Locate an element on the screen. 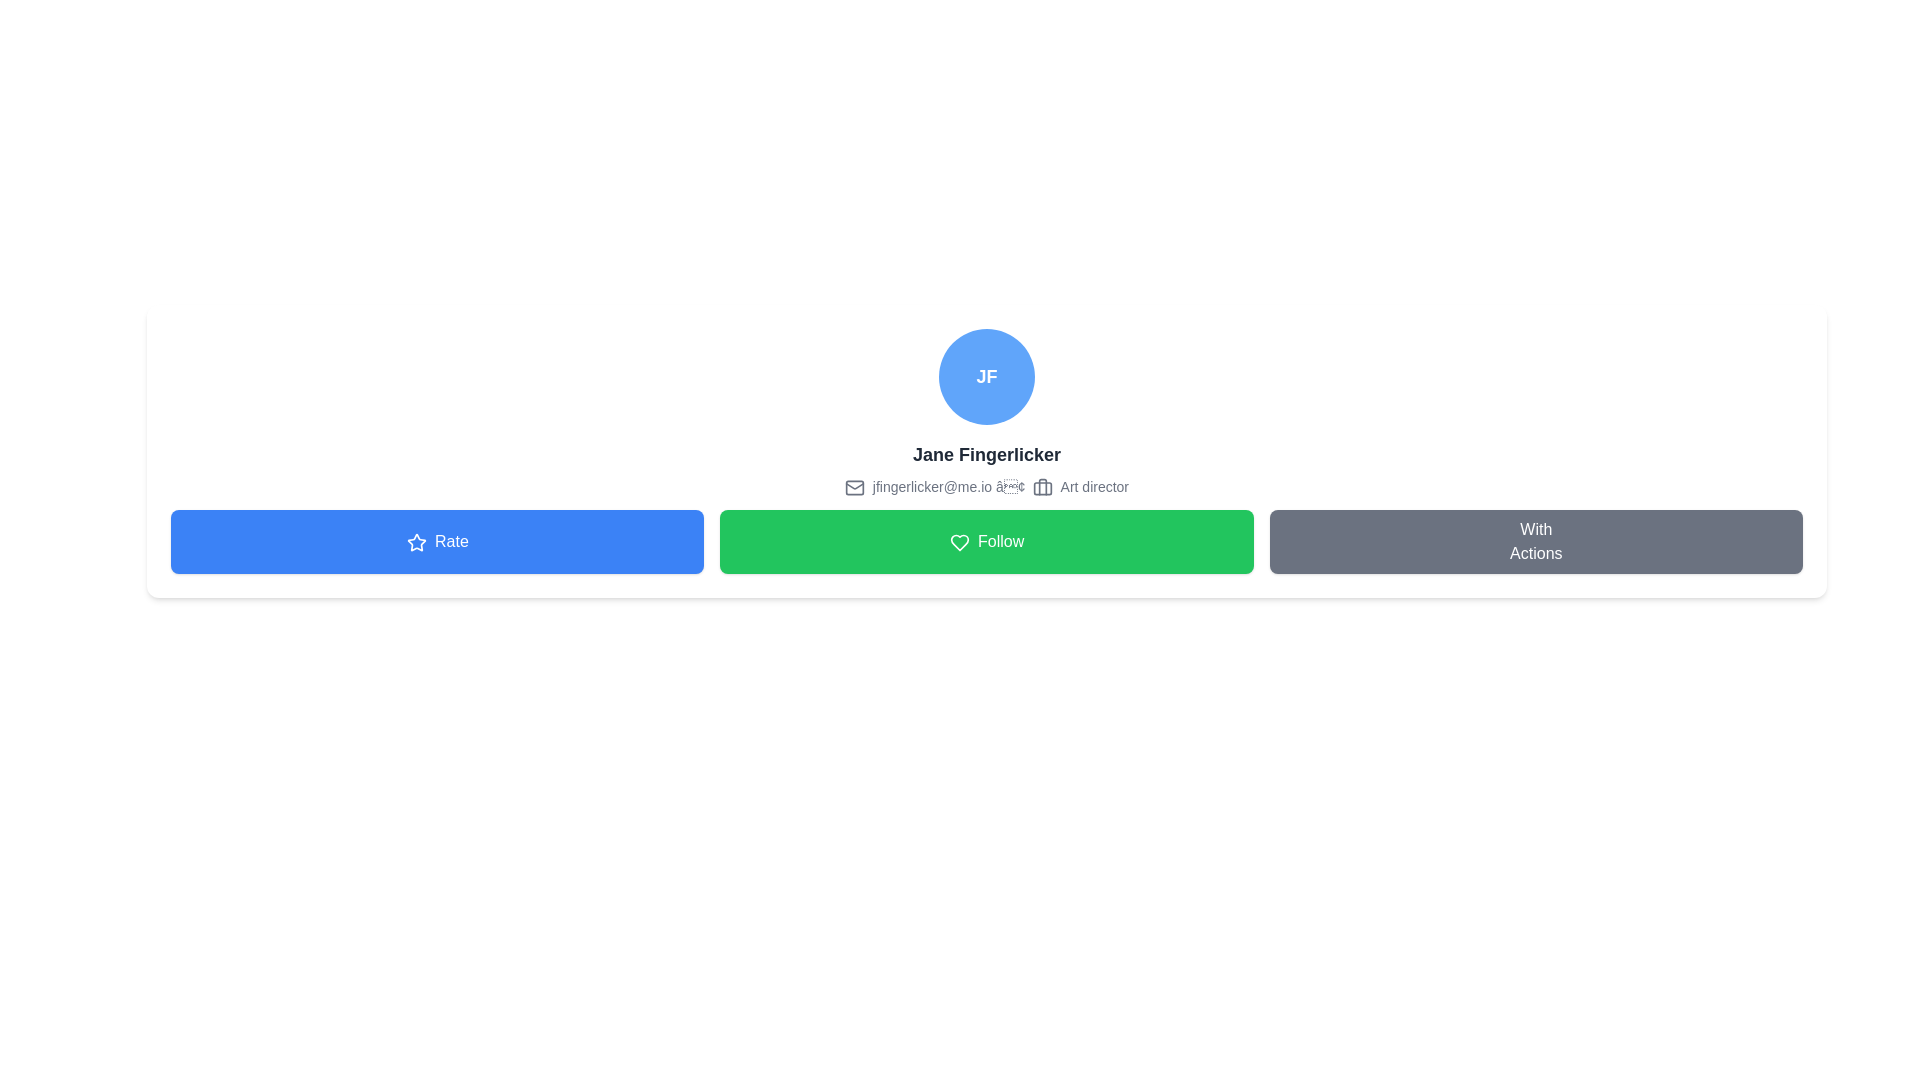 This screenshot has height=1080, width=1920. the star decorative icon within the 'Rate' button to initiate a rating action is located at coordinates (415, 542).